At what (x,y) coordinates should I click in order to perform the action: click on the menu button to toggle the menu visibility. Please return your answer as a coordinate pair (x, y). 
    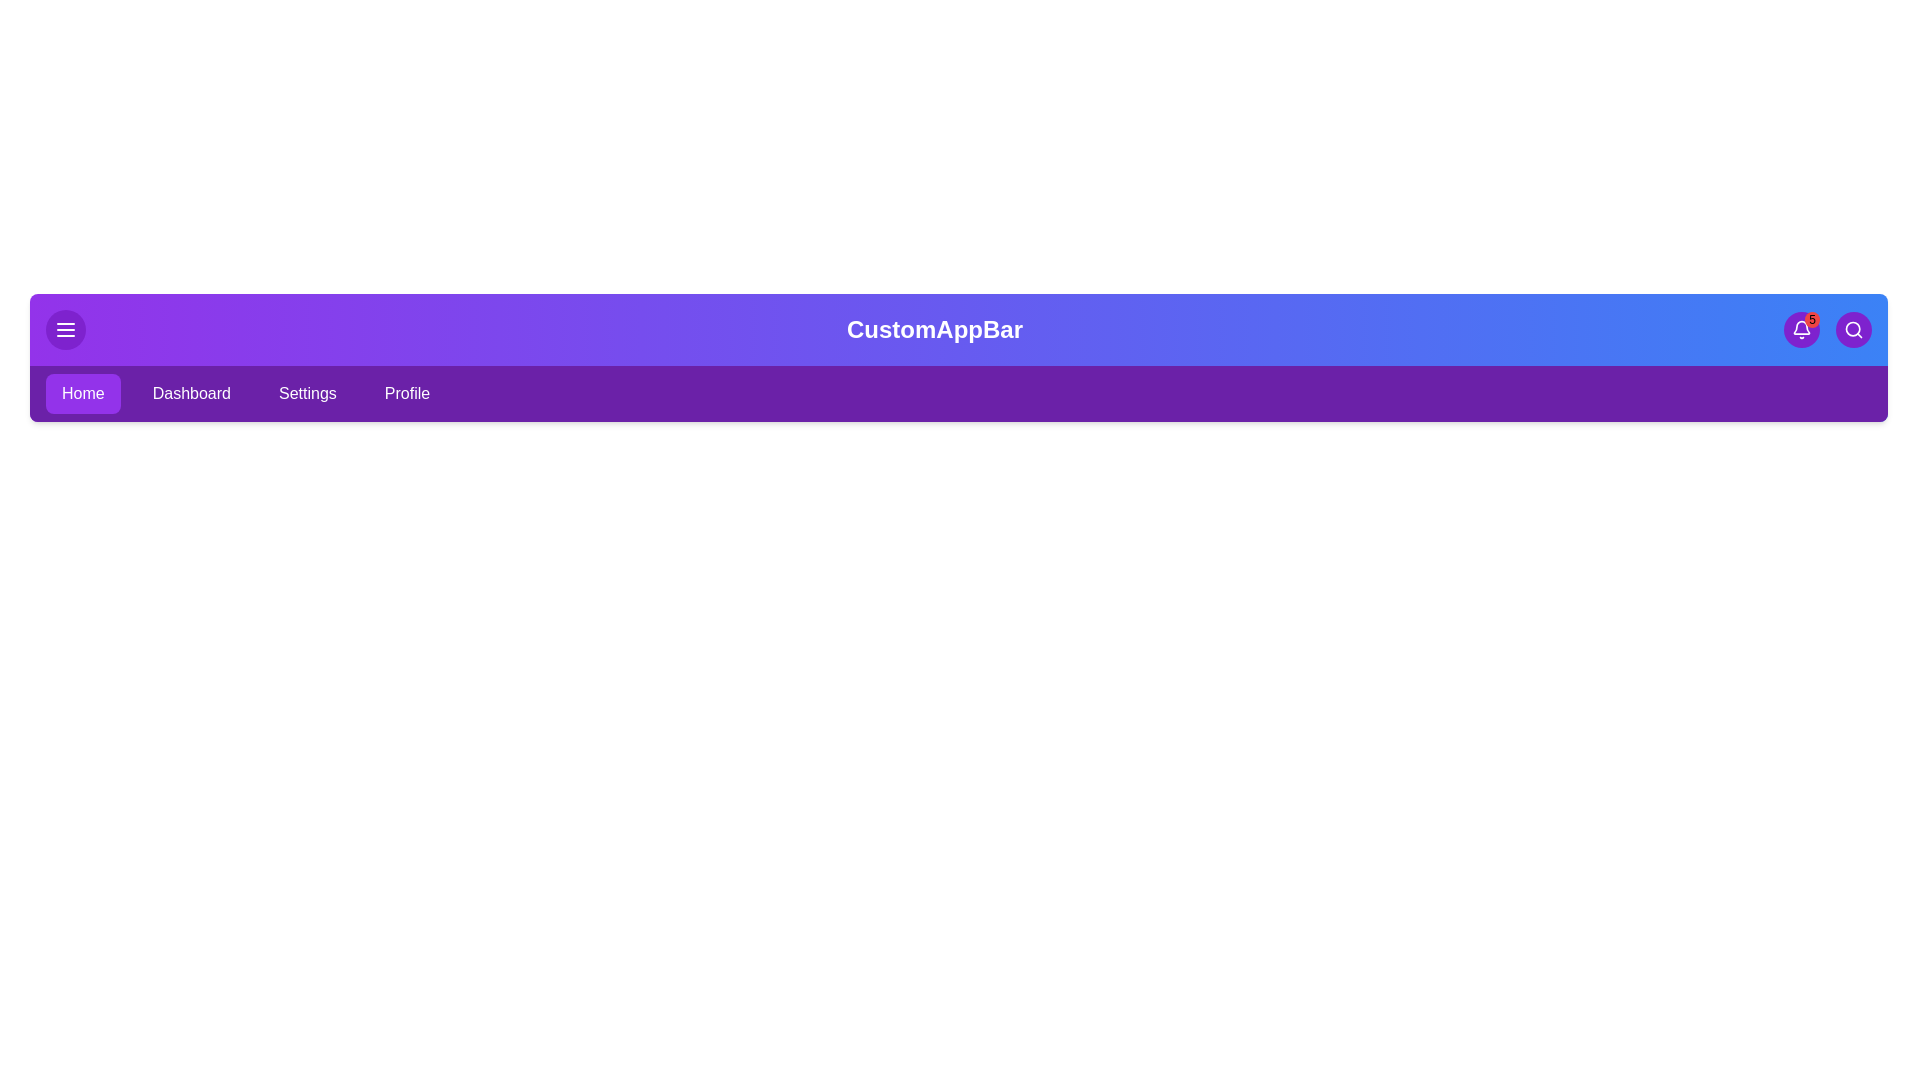
    Looking at the image, I should click on (66, 329).